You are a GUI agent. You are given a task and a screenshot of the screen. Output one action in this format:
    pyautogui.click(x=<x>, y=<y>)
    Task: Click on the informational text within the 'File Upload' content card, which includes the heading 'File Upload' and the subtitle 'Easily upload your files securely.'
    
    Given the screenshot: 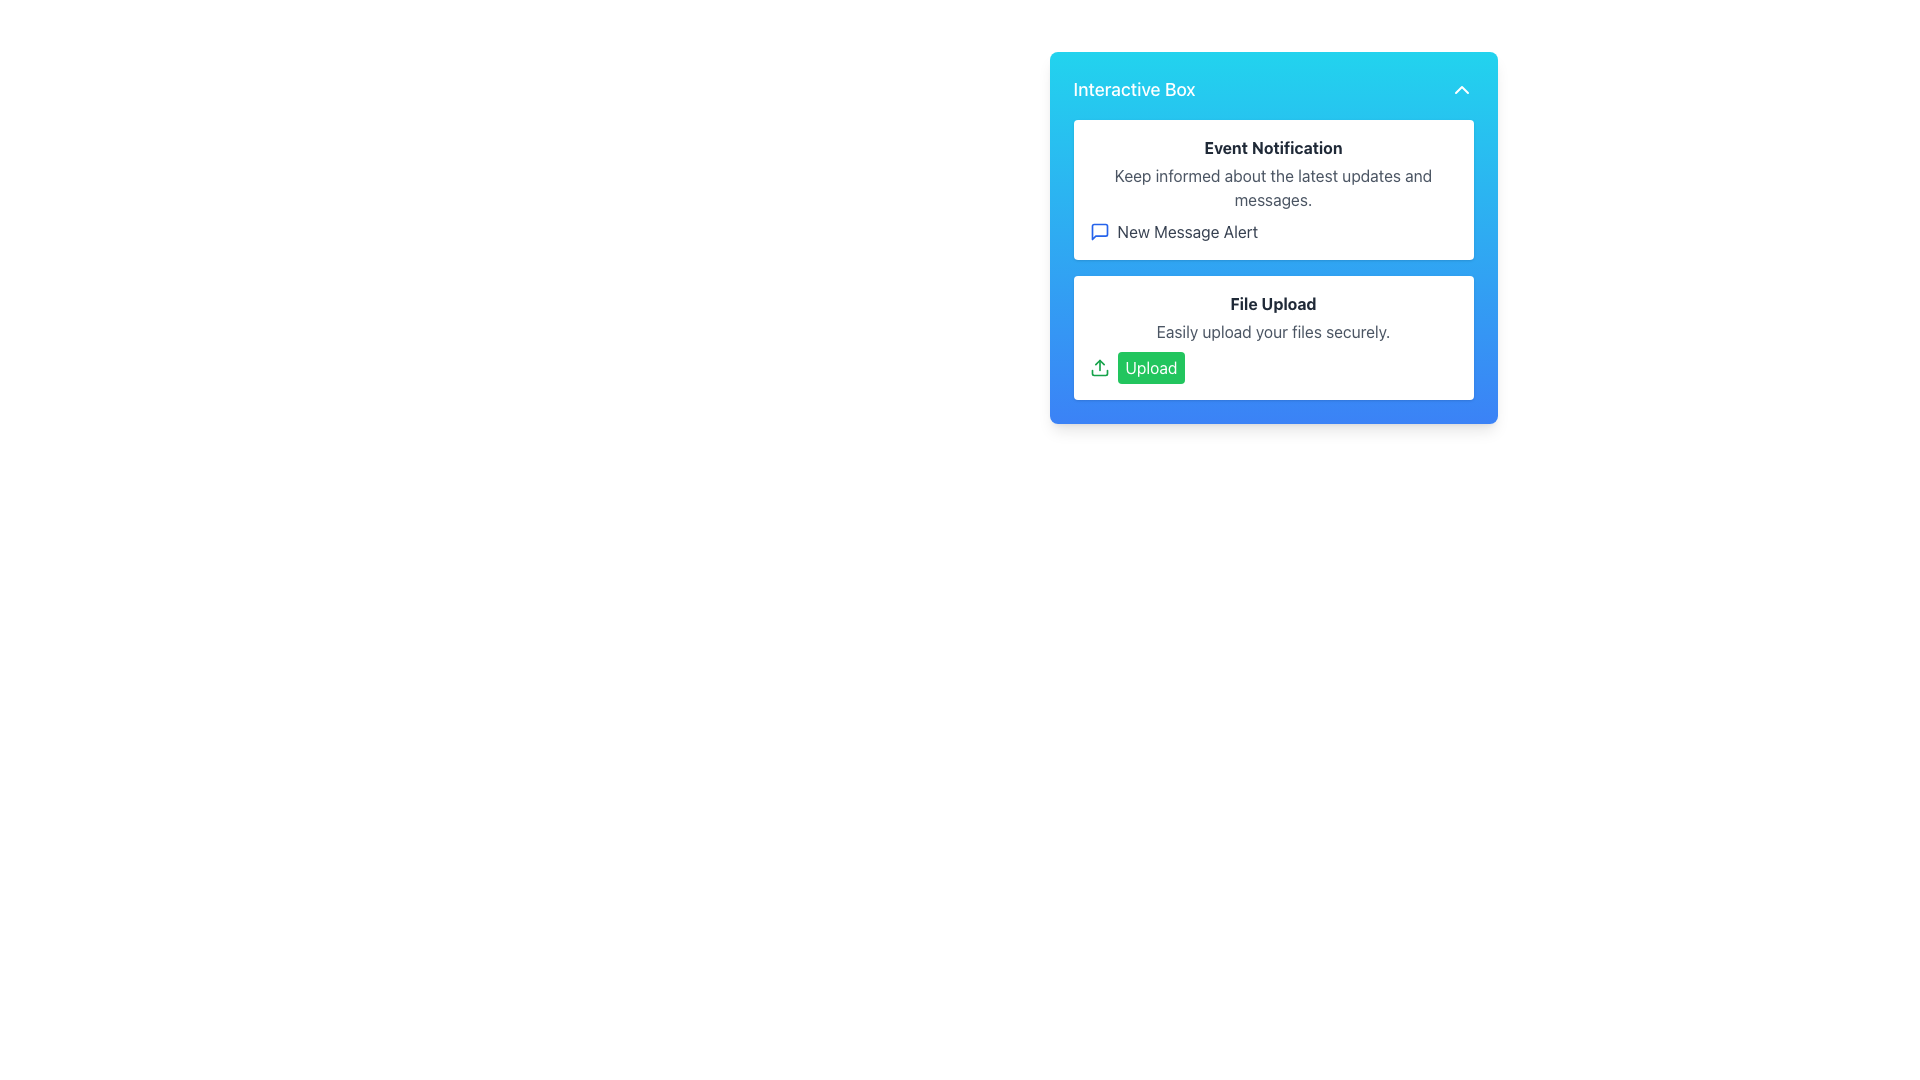 What is the action you would take?
    pyautogui.click(x=1272, y=337)
    